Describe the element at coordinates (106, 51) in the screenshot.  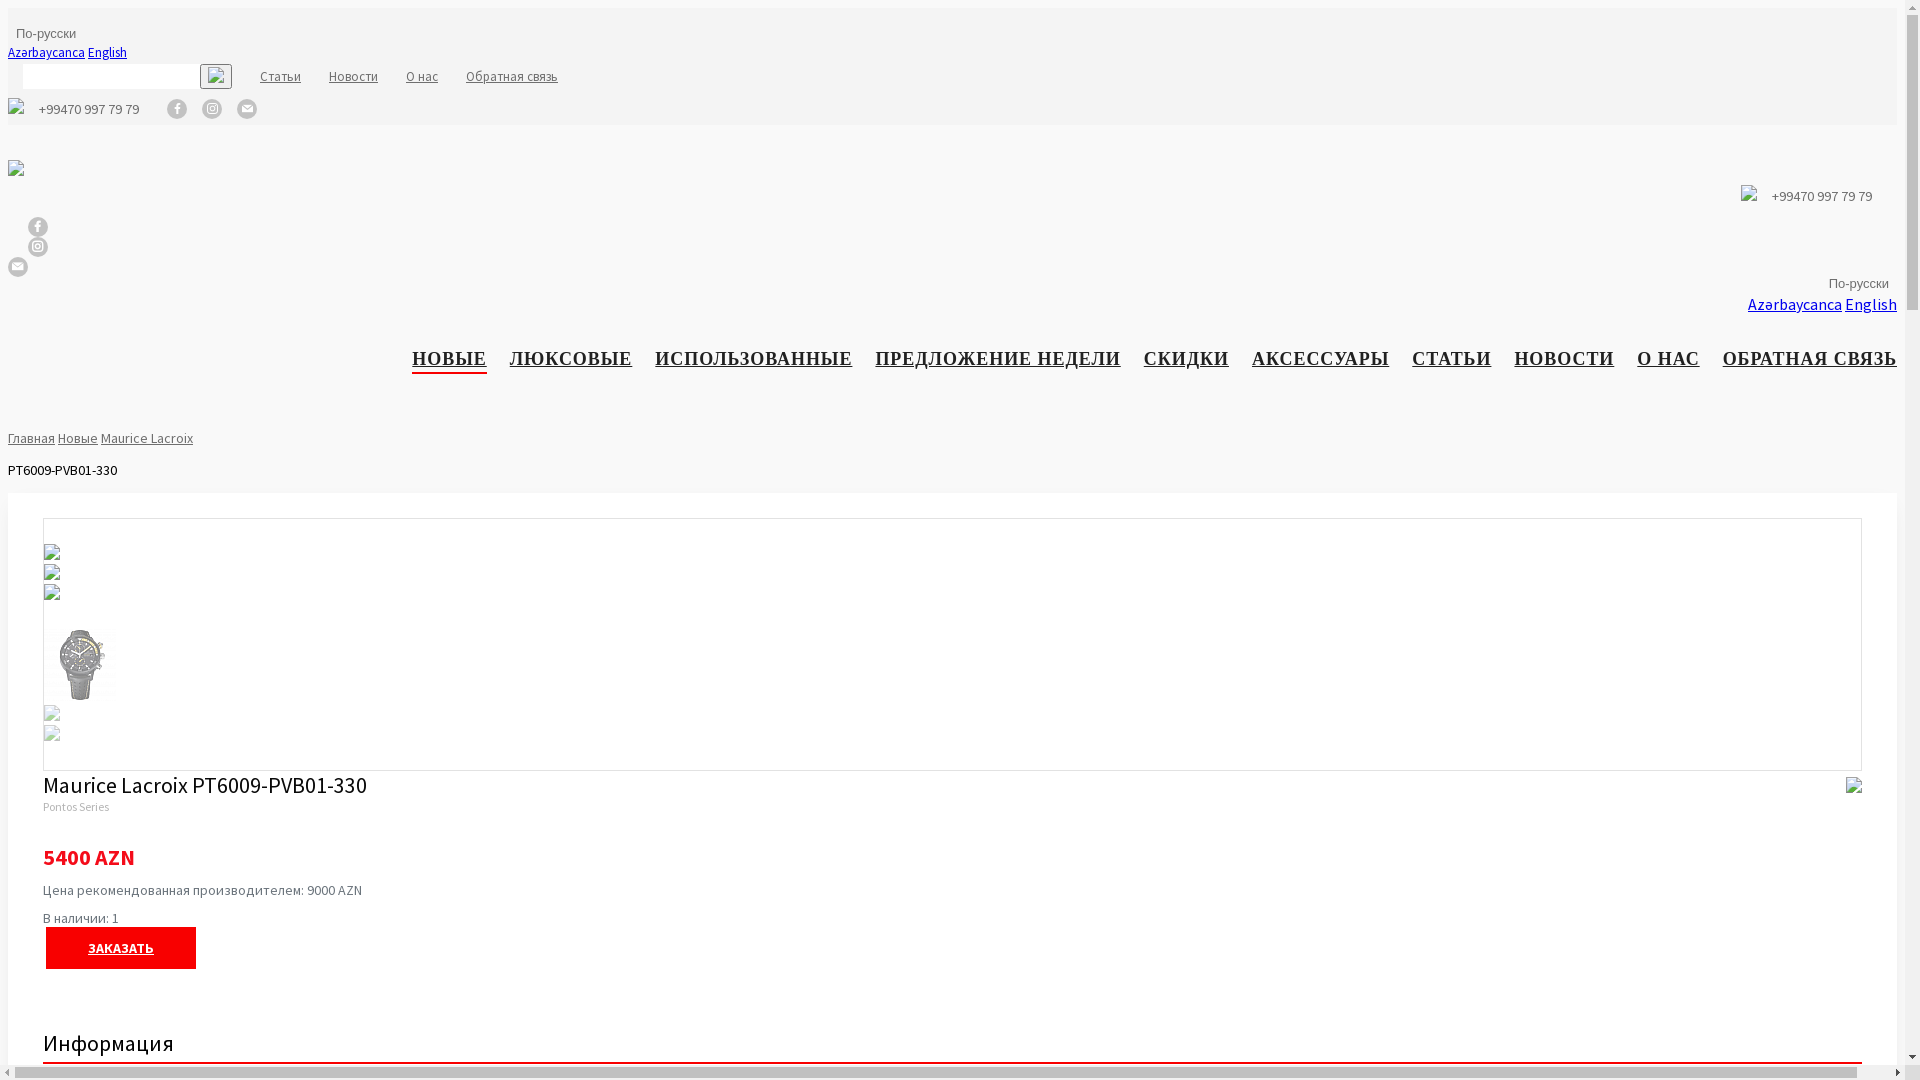
I see `'English'` at that location.